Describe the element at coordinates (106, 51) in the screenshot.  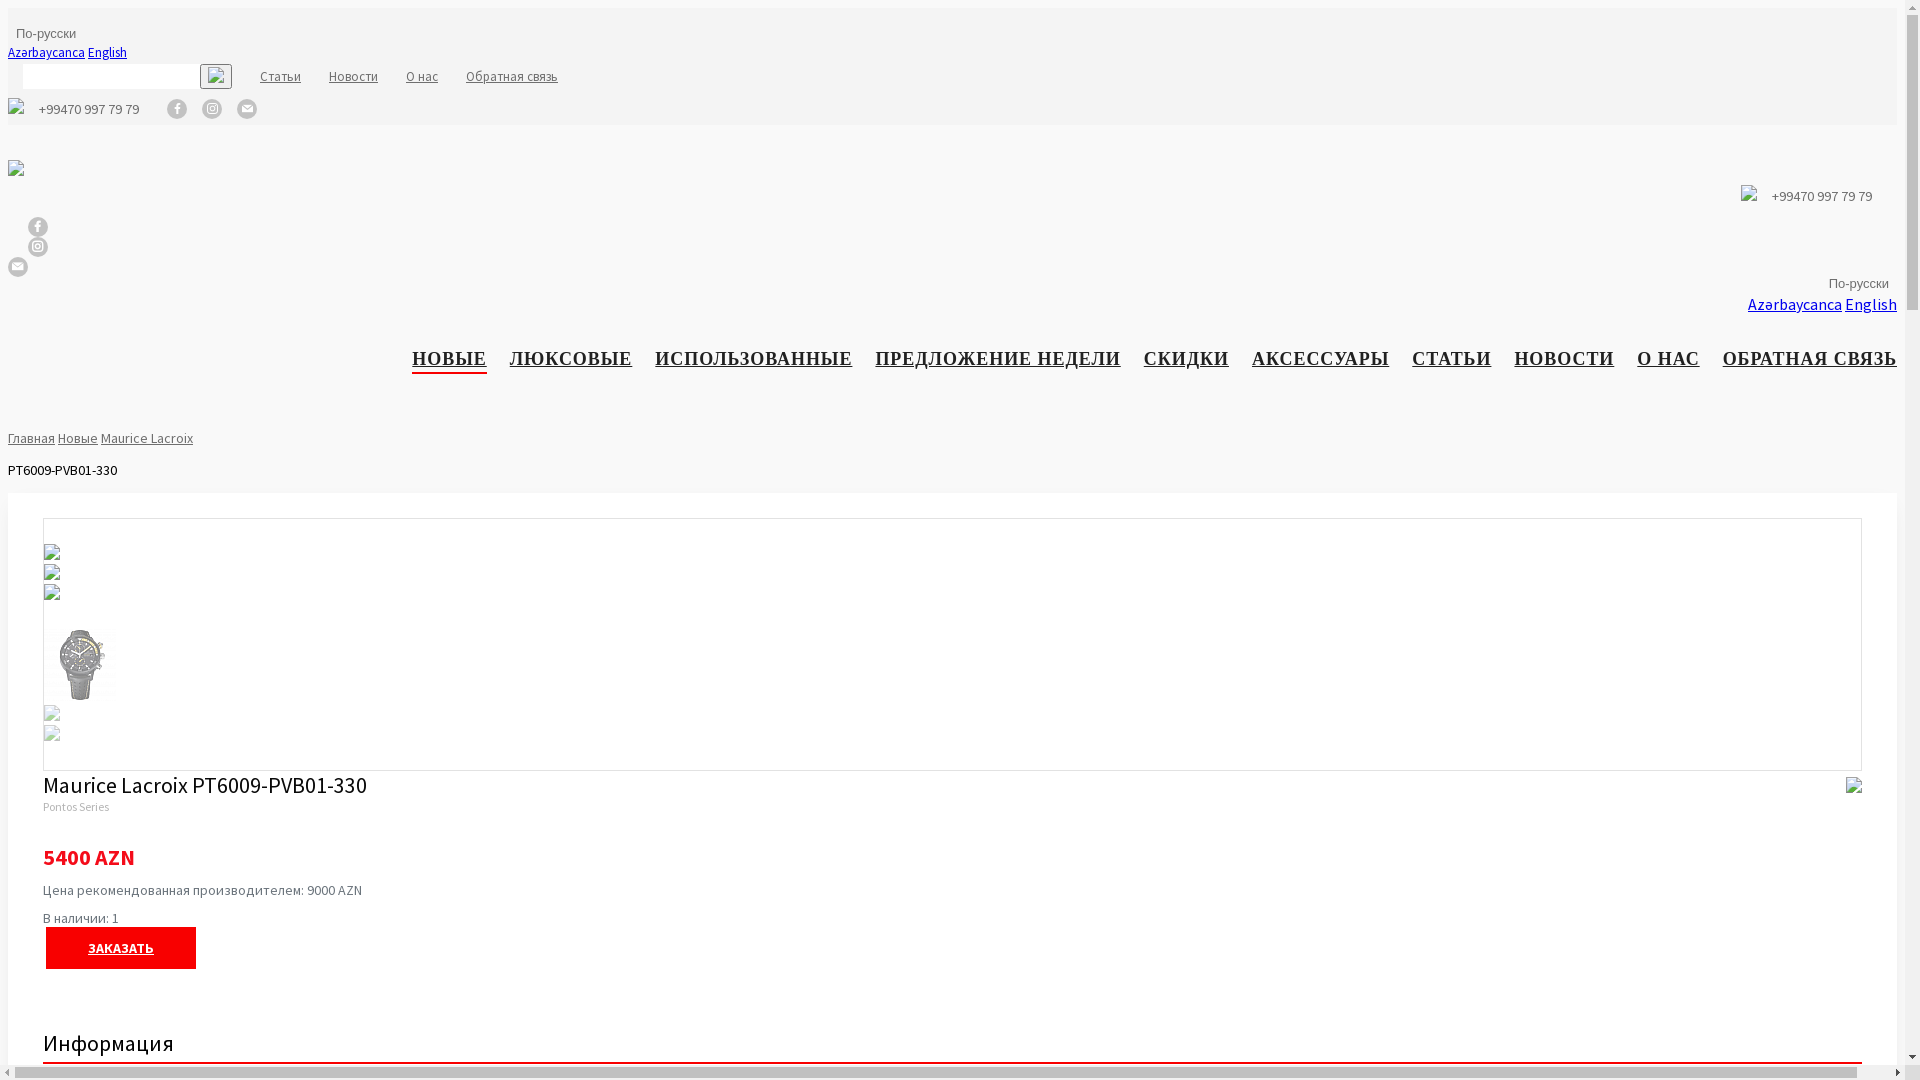
I see `'English'` at that location.